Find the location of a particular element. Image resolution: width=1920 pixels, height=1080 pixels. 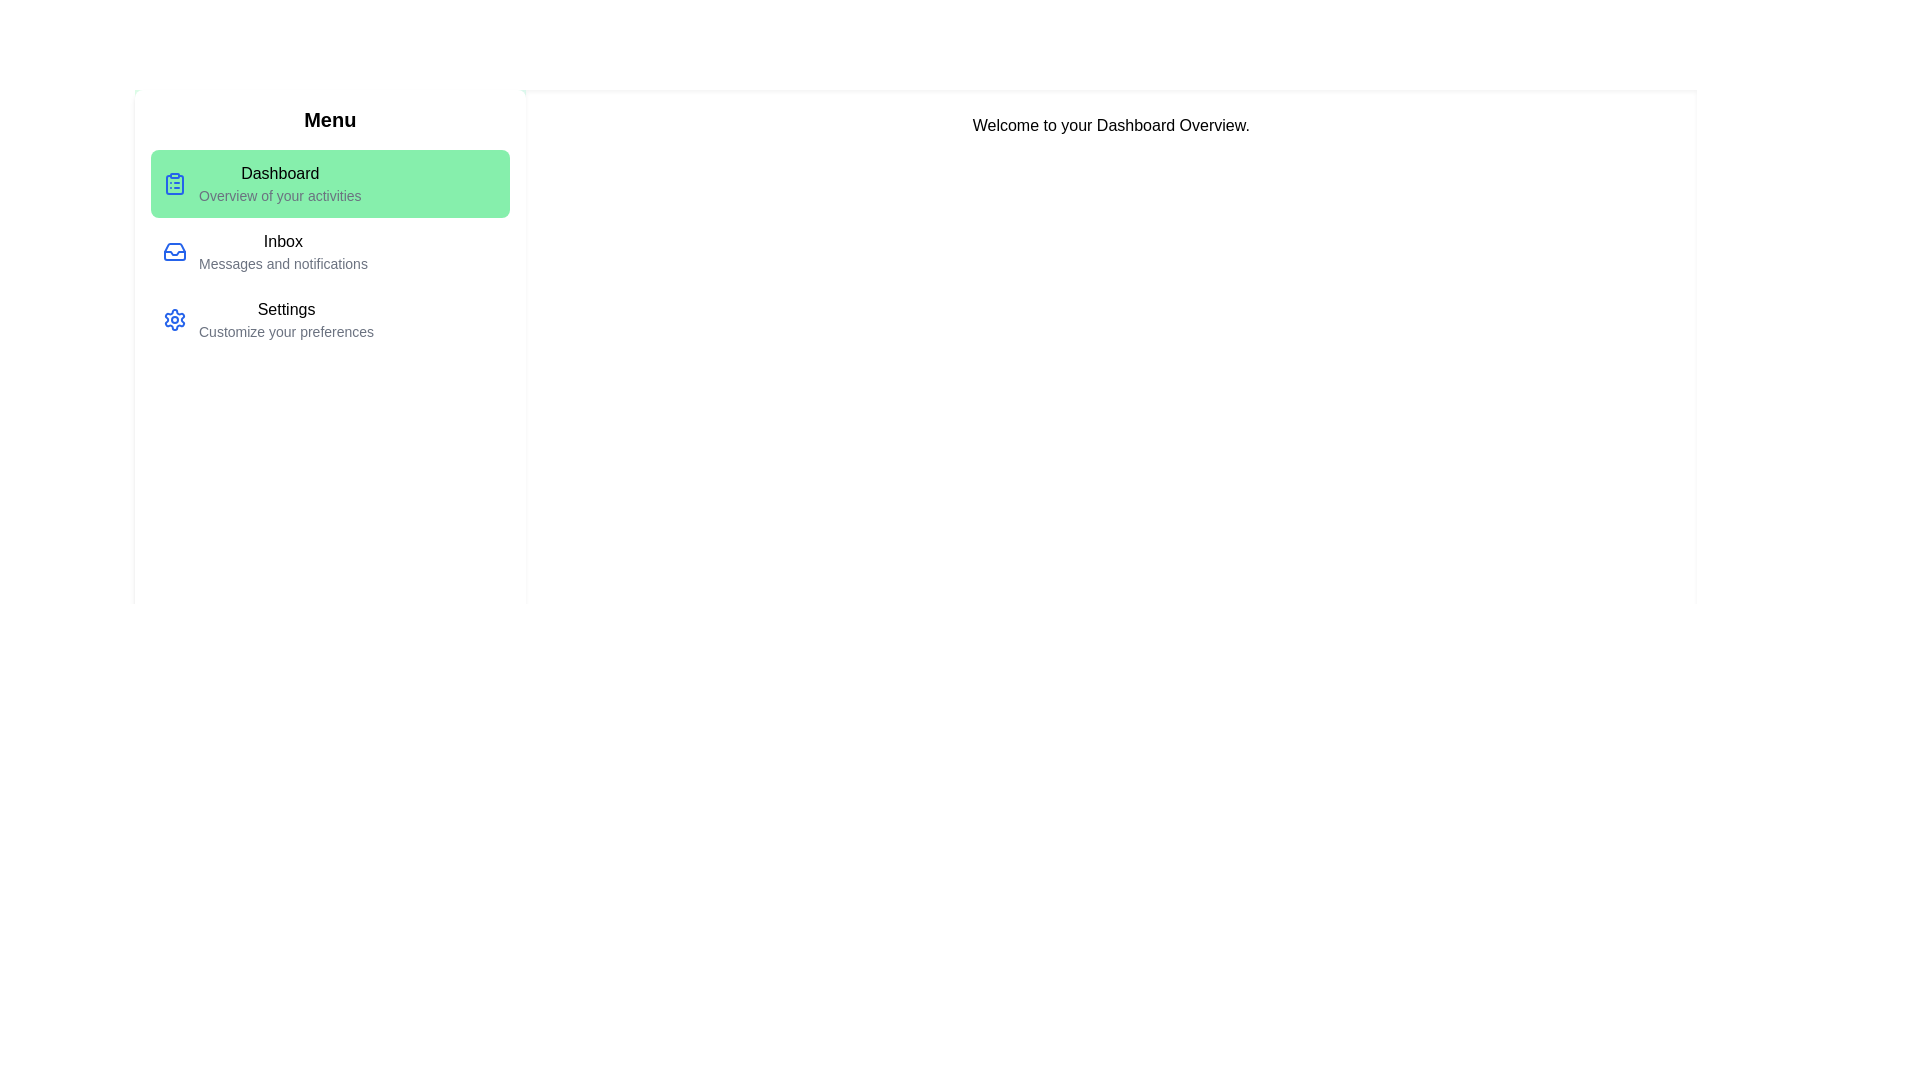

the menu item Inbox to navigate to the corresponding section is located at coordinates (330, 250).